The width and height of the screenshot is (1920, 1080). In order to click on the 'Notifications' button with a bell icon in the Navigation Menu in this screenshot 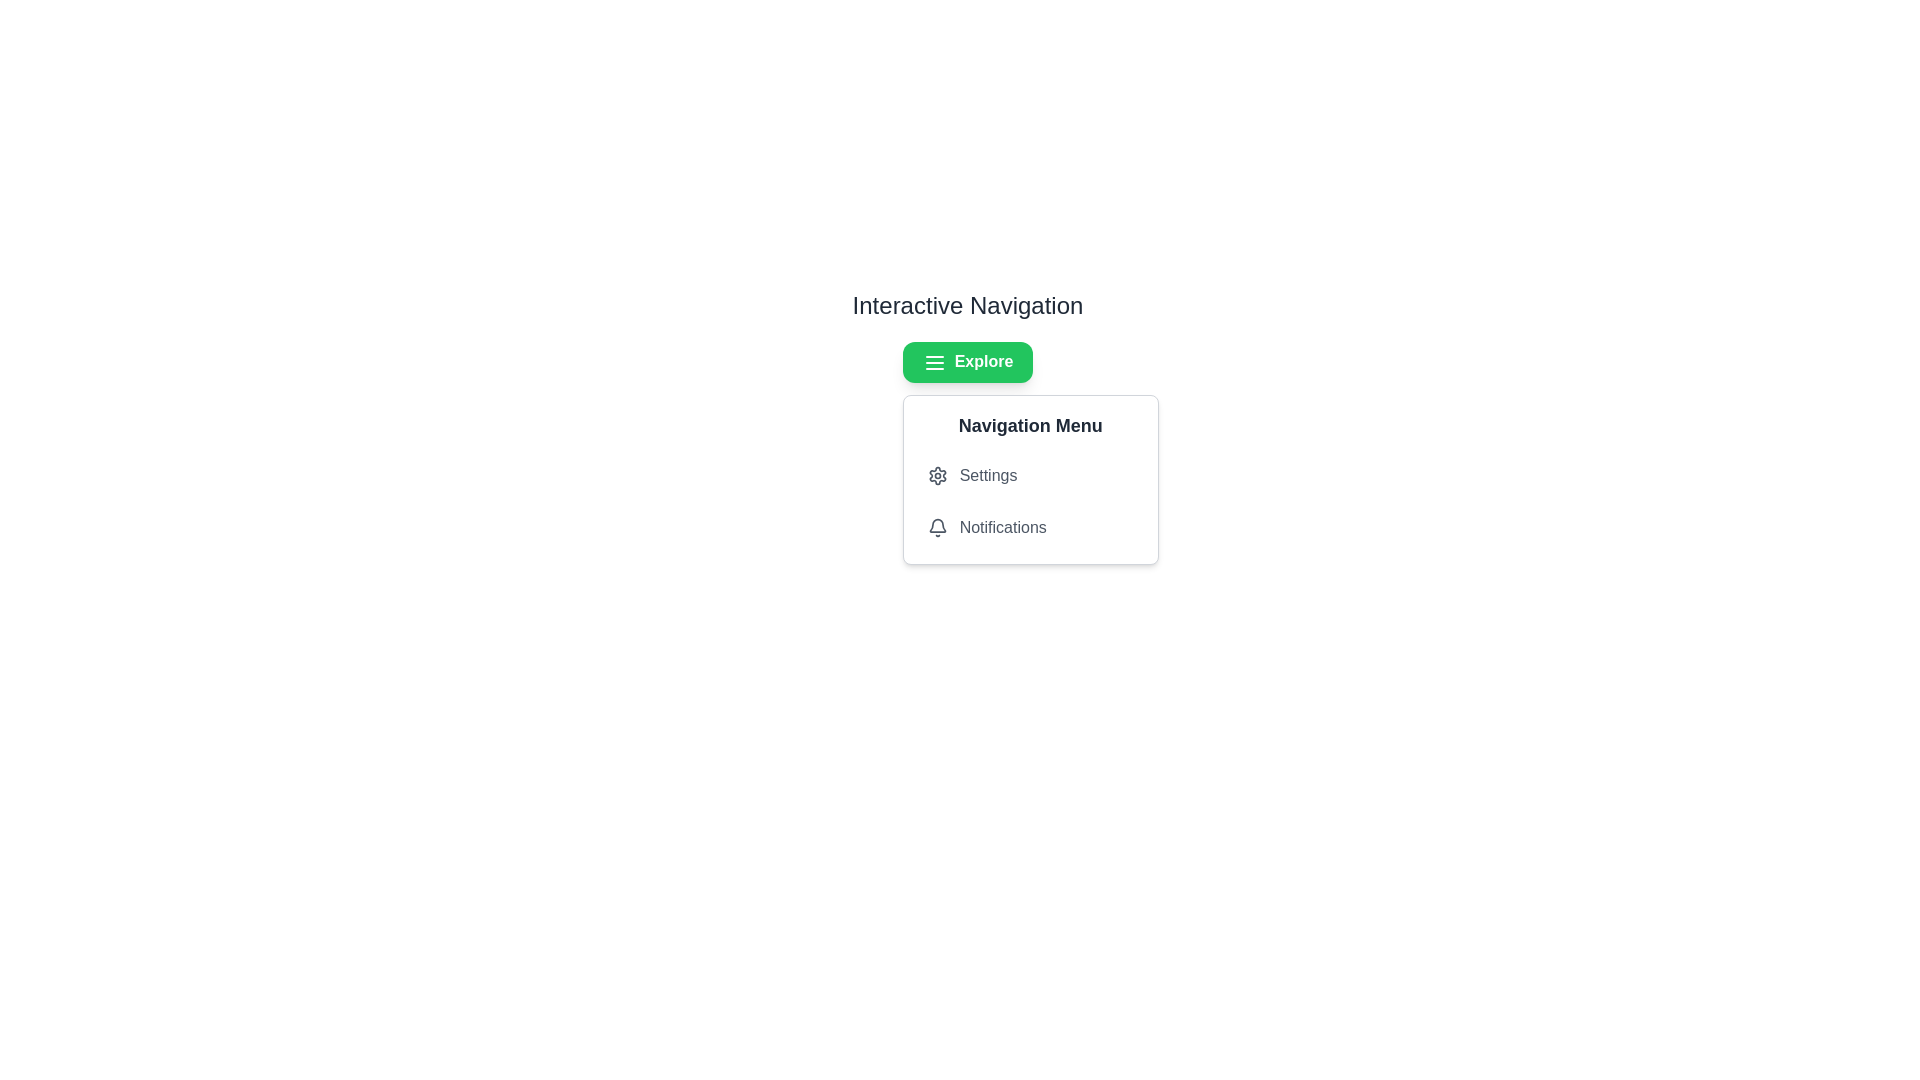, I will do `click(1030, 526)`.